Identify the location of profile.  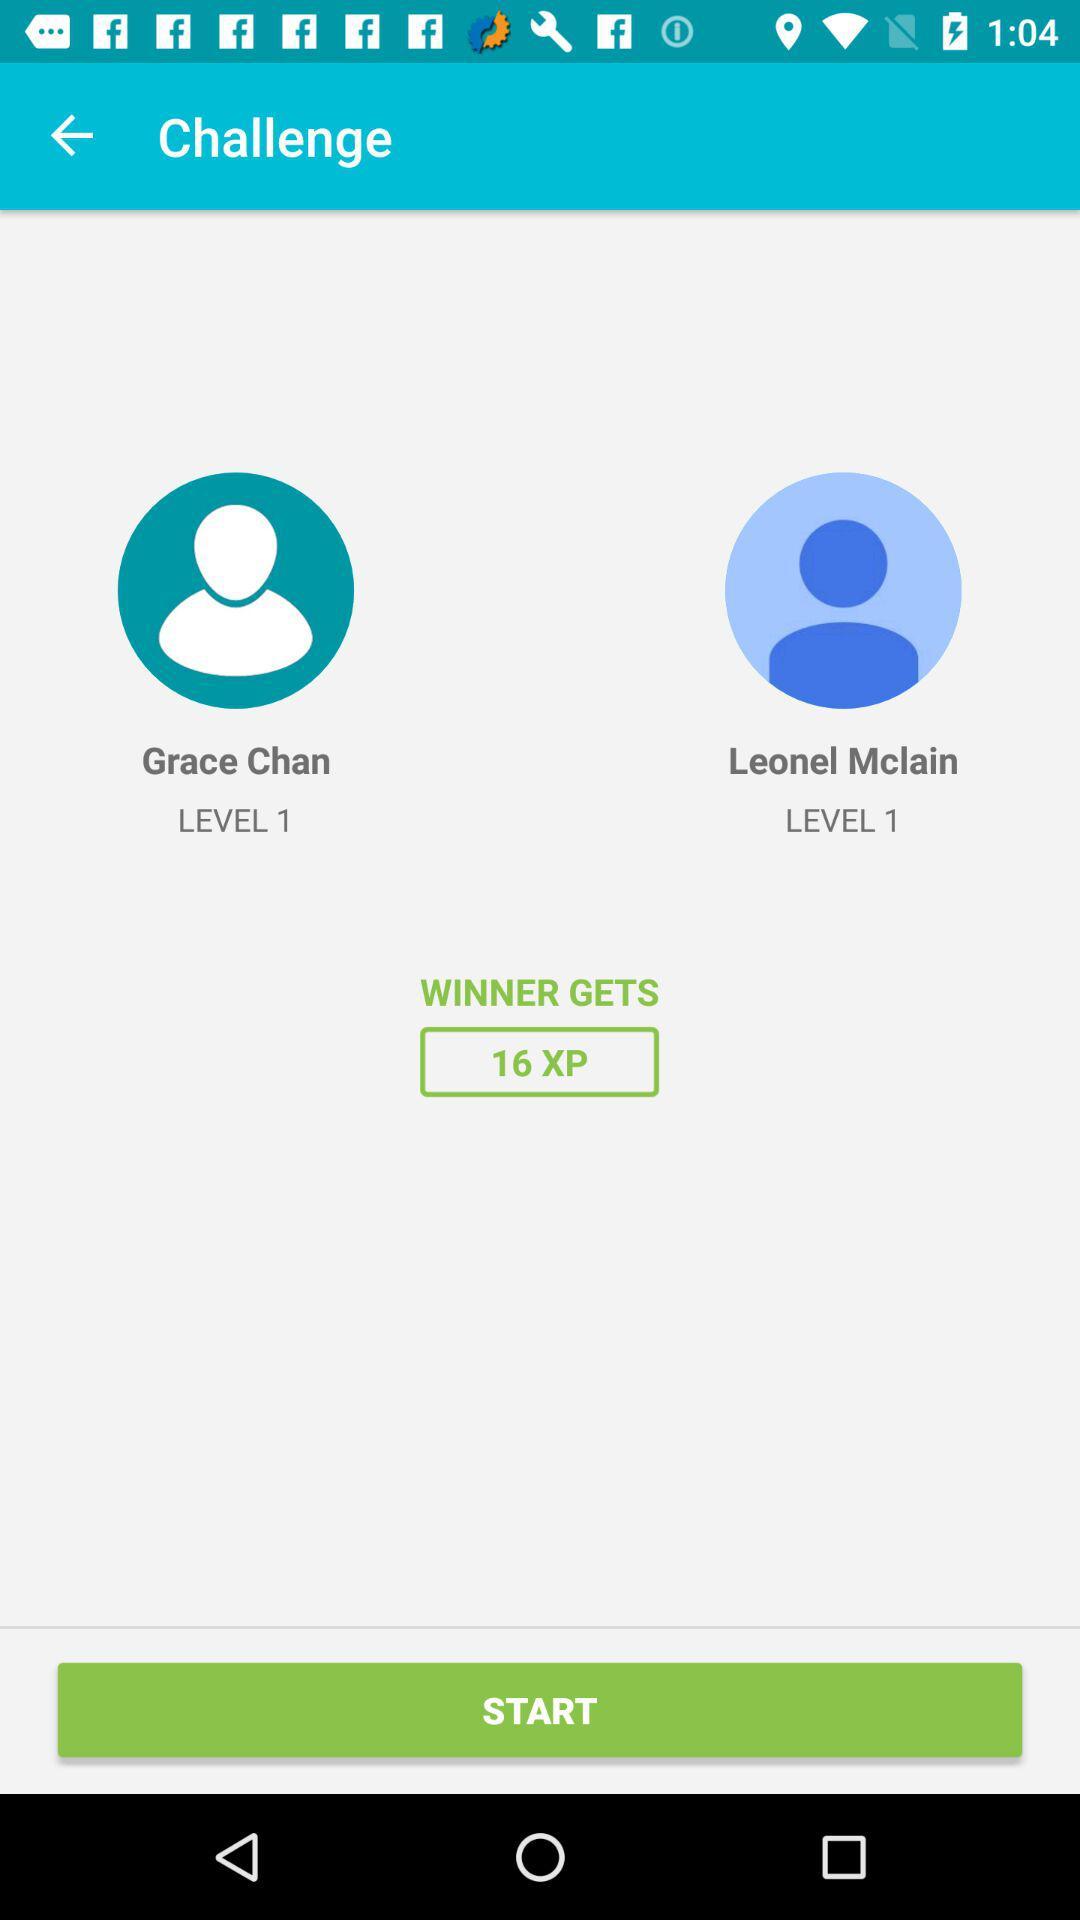
(234, 589).